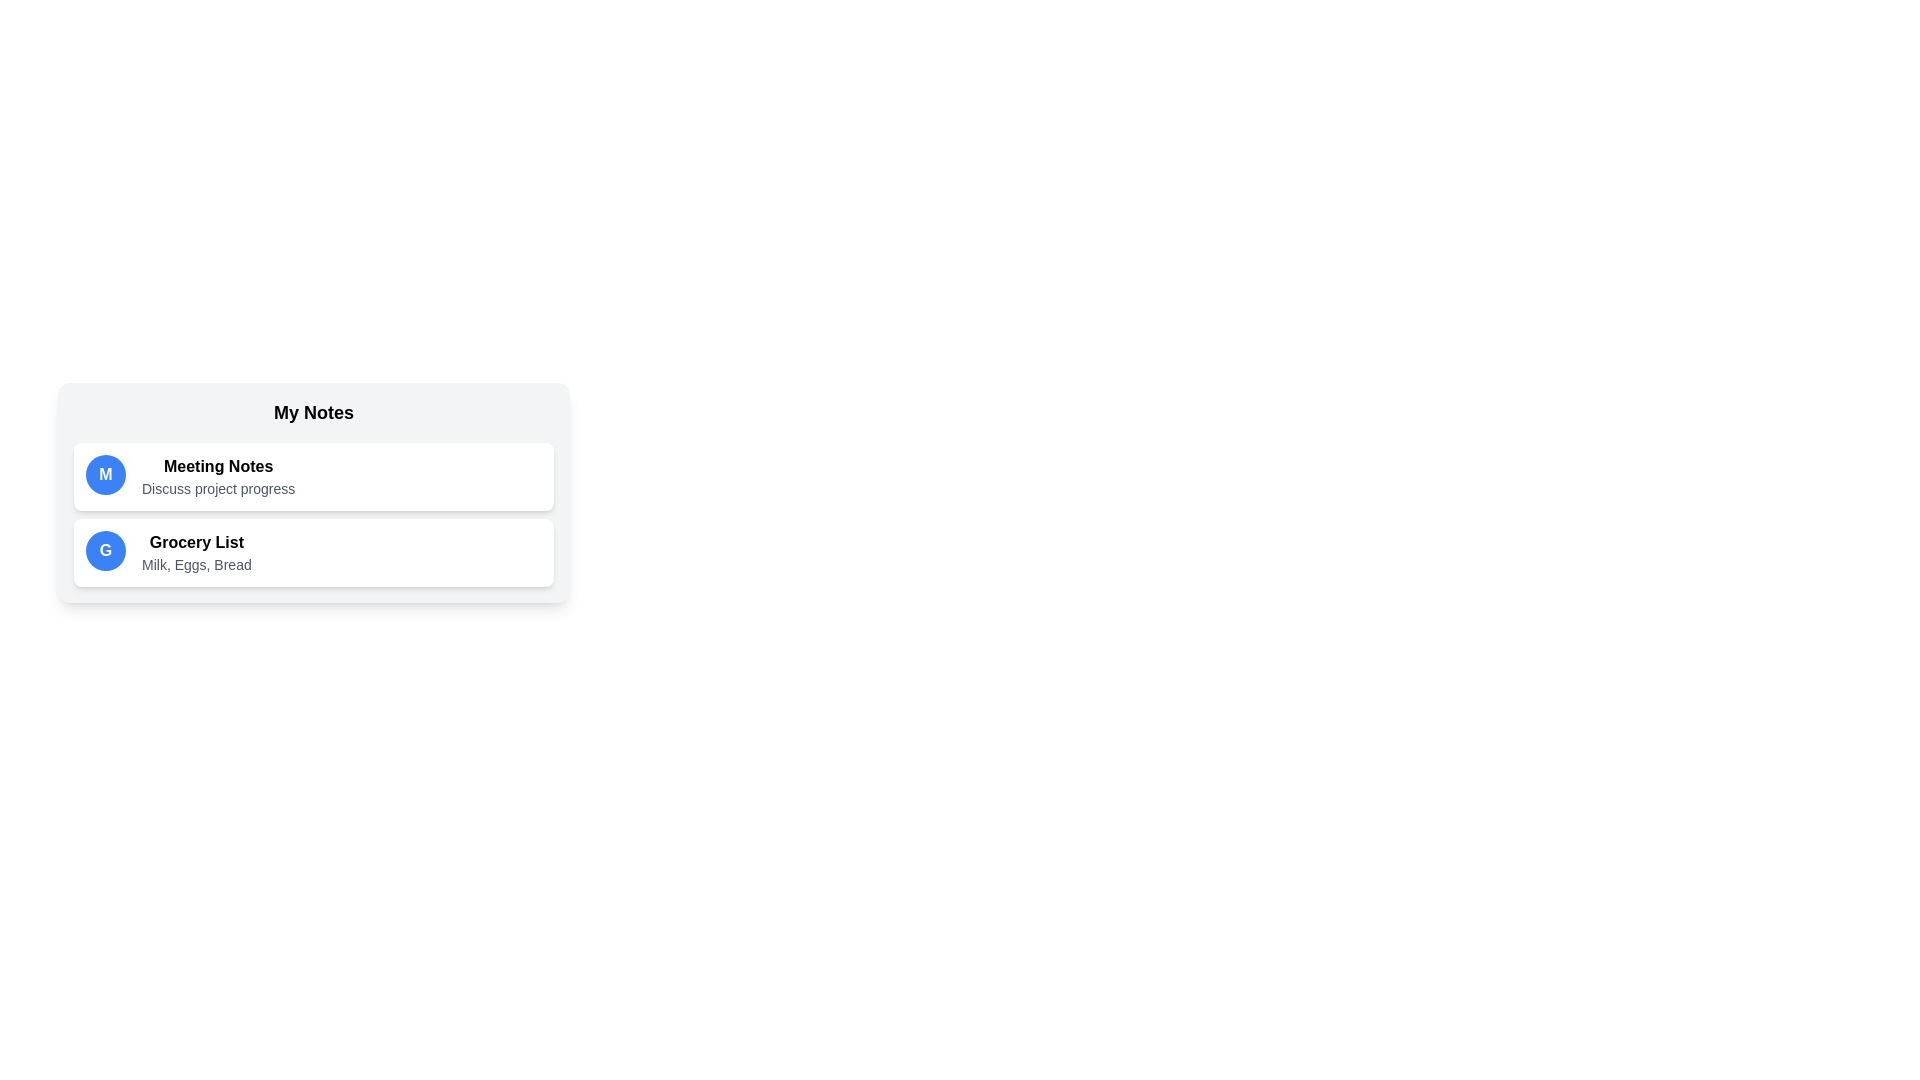  Describe the element at coordinates (104, 551) in the screenshot. I see `the icon corresponding to Grocery List to display additional information` at that location.